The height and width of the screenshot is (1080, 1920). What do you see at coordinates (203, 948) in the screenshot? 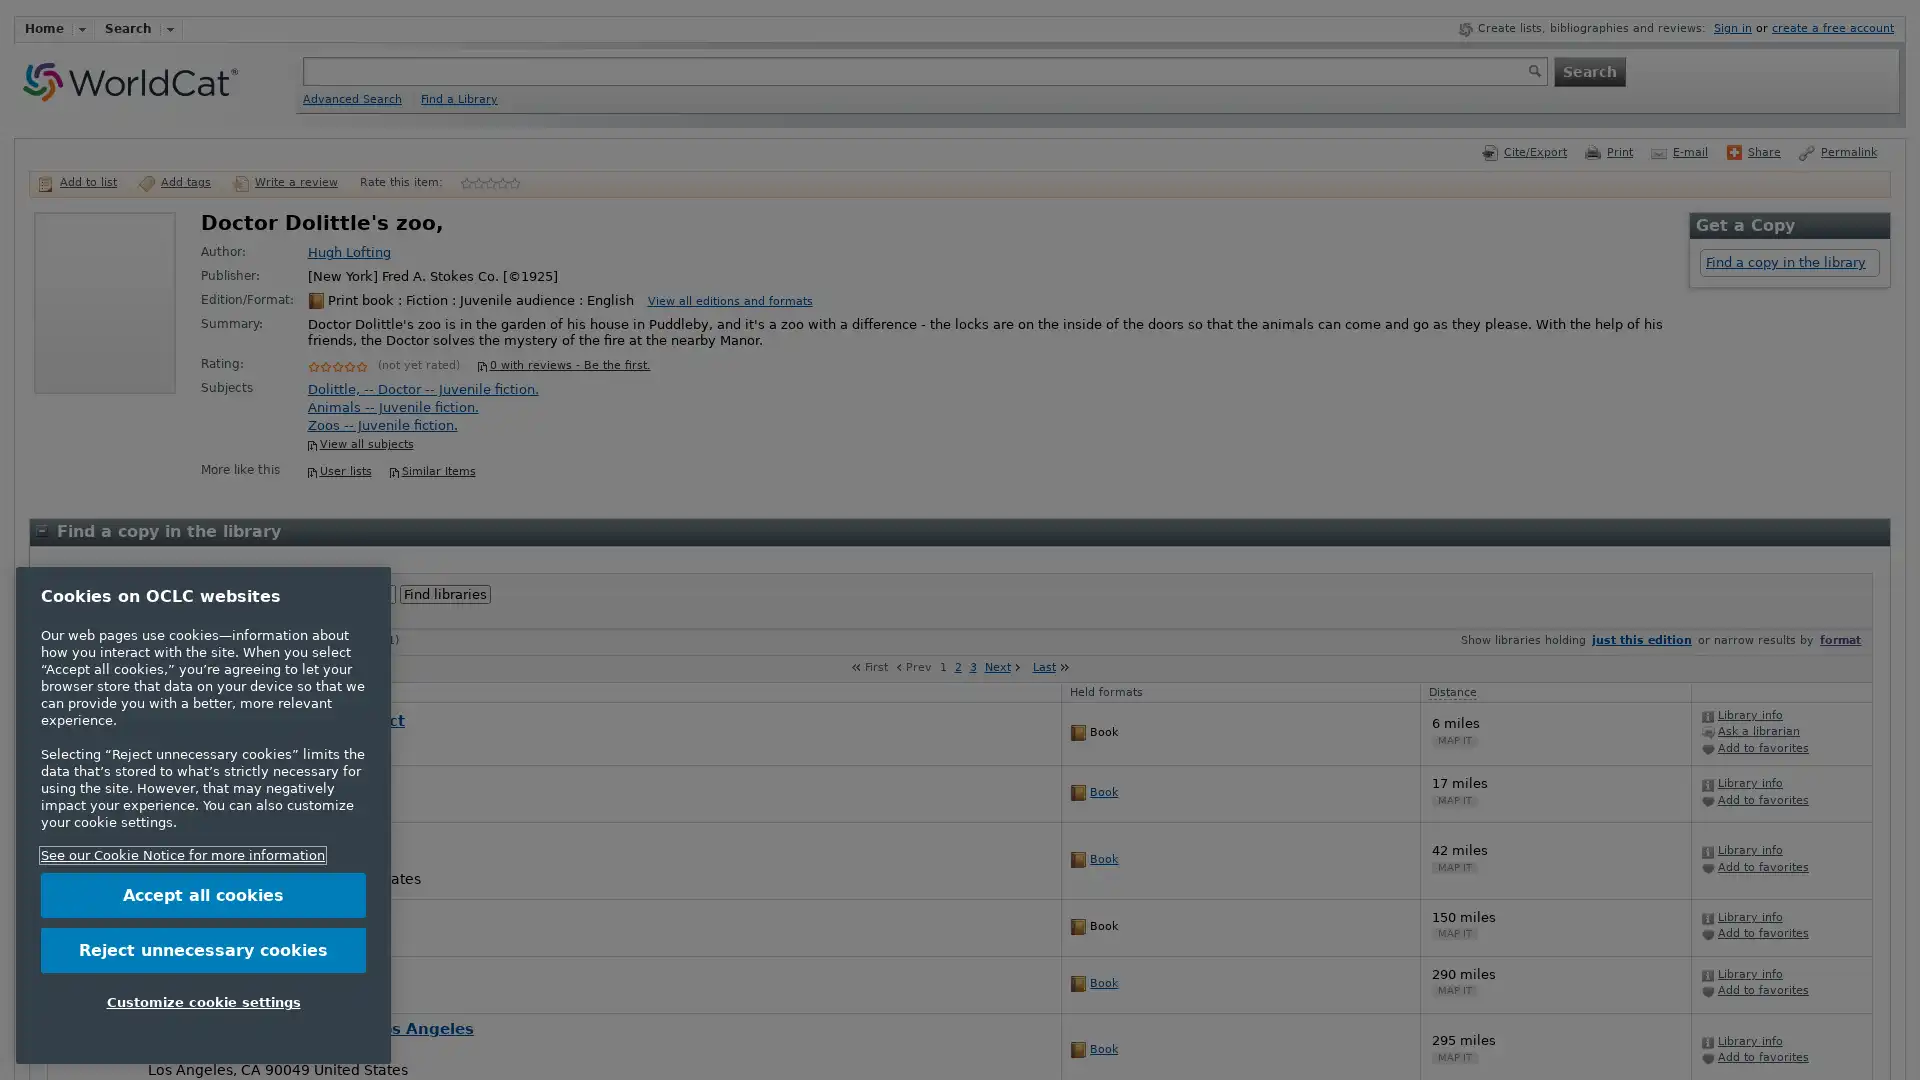
I see `Reject unnecessary cookies` at bounding box center [203, 948].